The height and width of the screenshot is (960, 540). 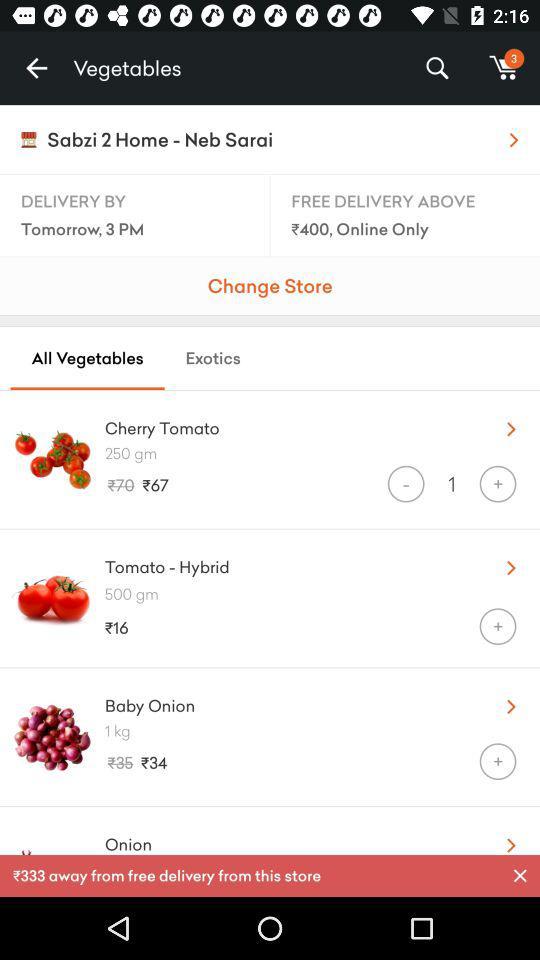 I want to click on the close icon, so click(x=520, y=875).